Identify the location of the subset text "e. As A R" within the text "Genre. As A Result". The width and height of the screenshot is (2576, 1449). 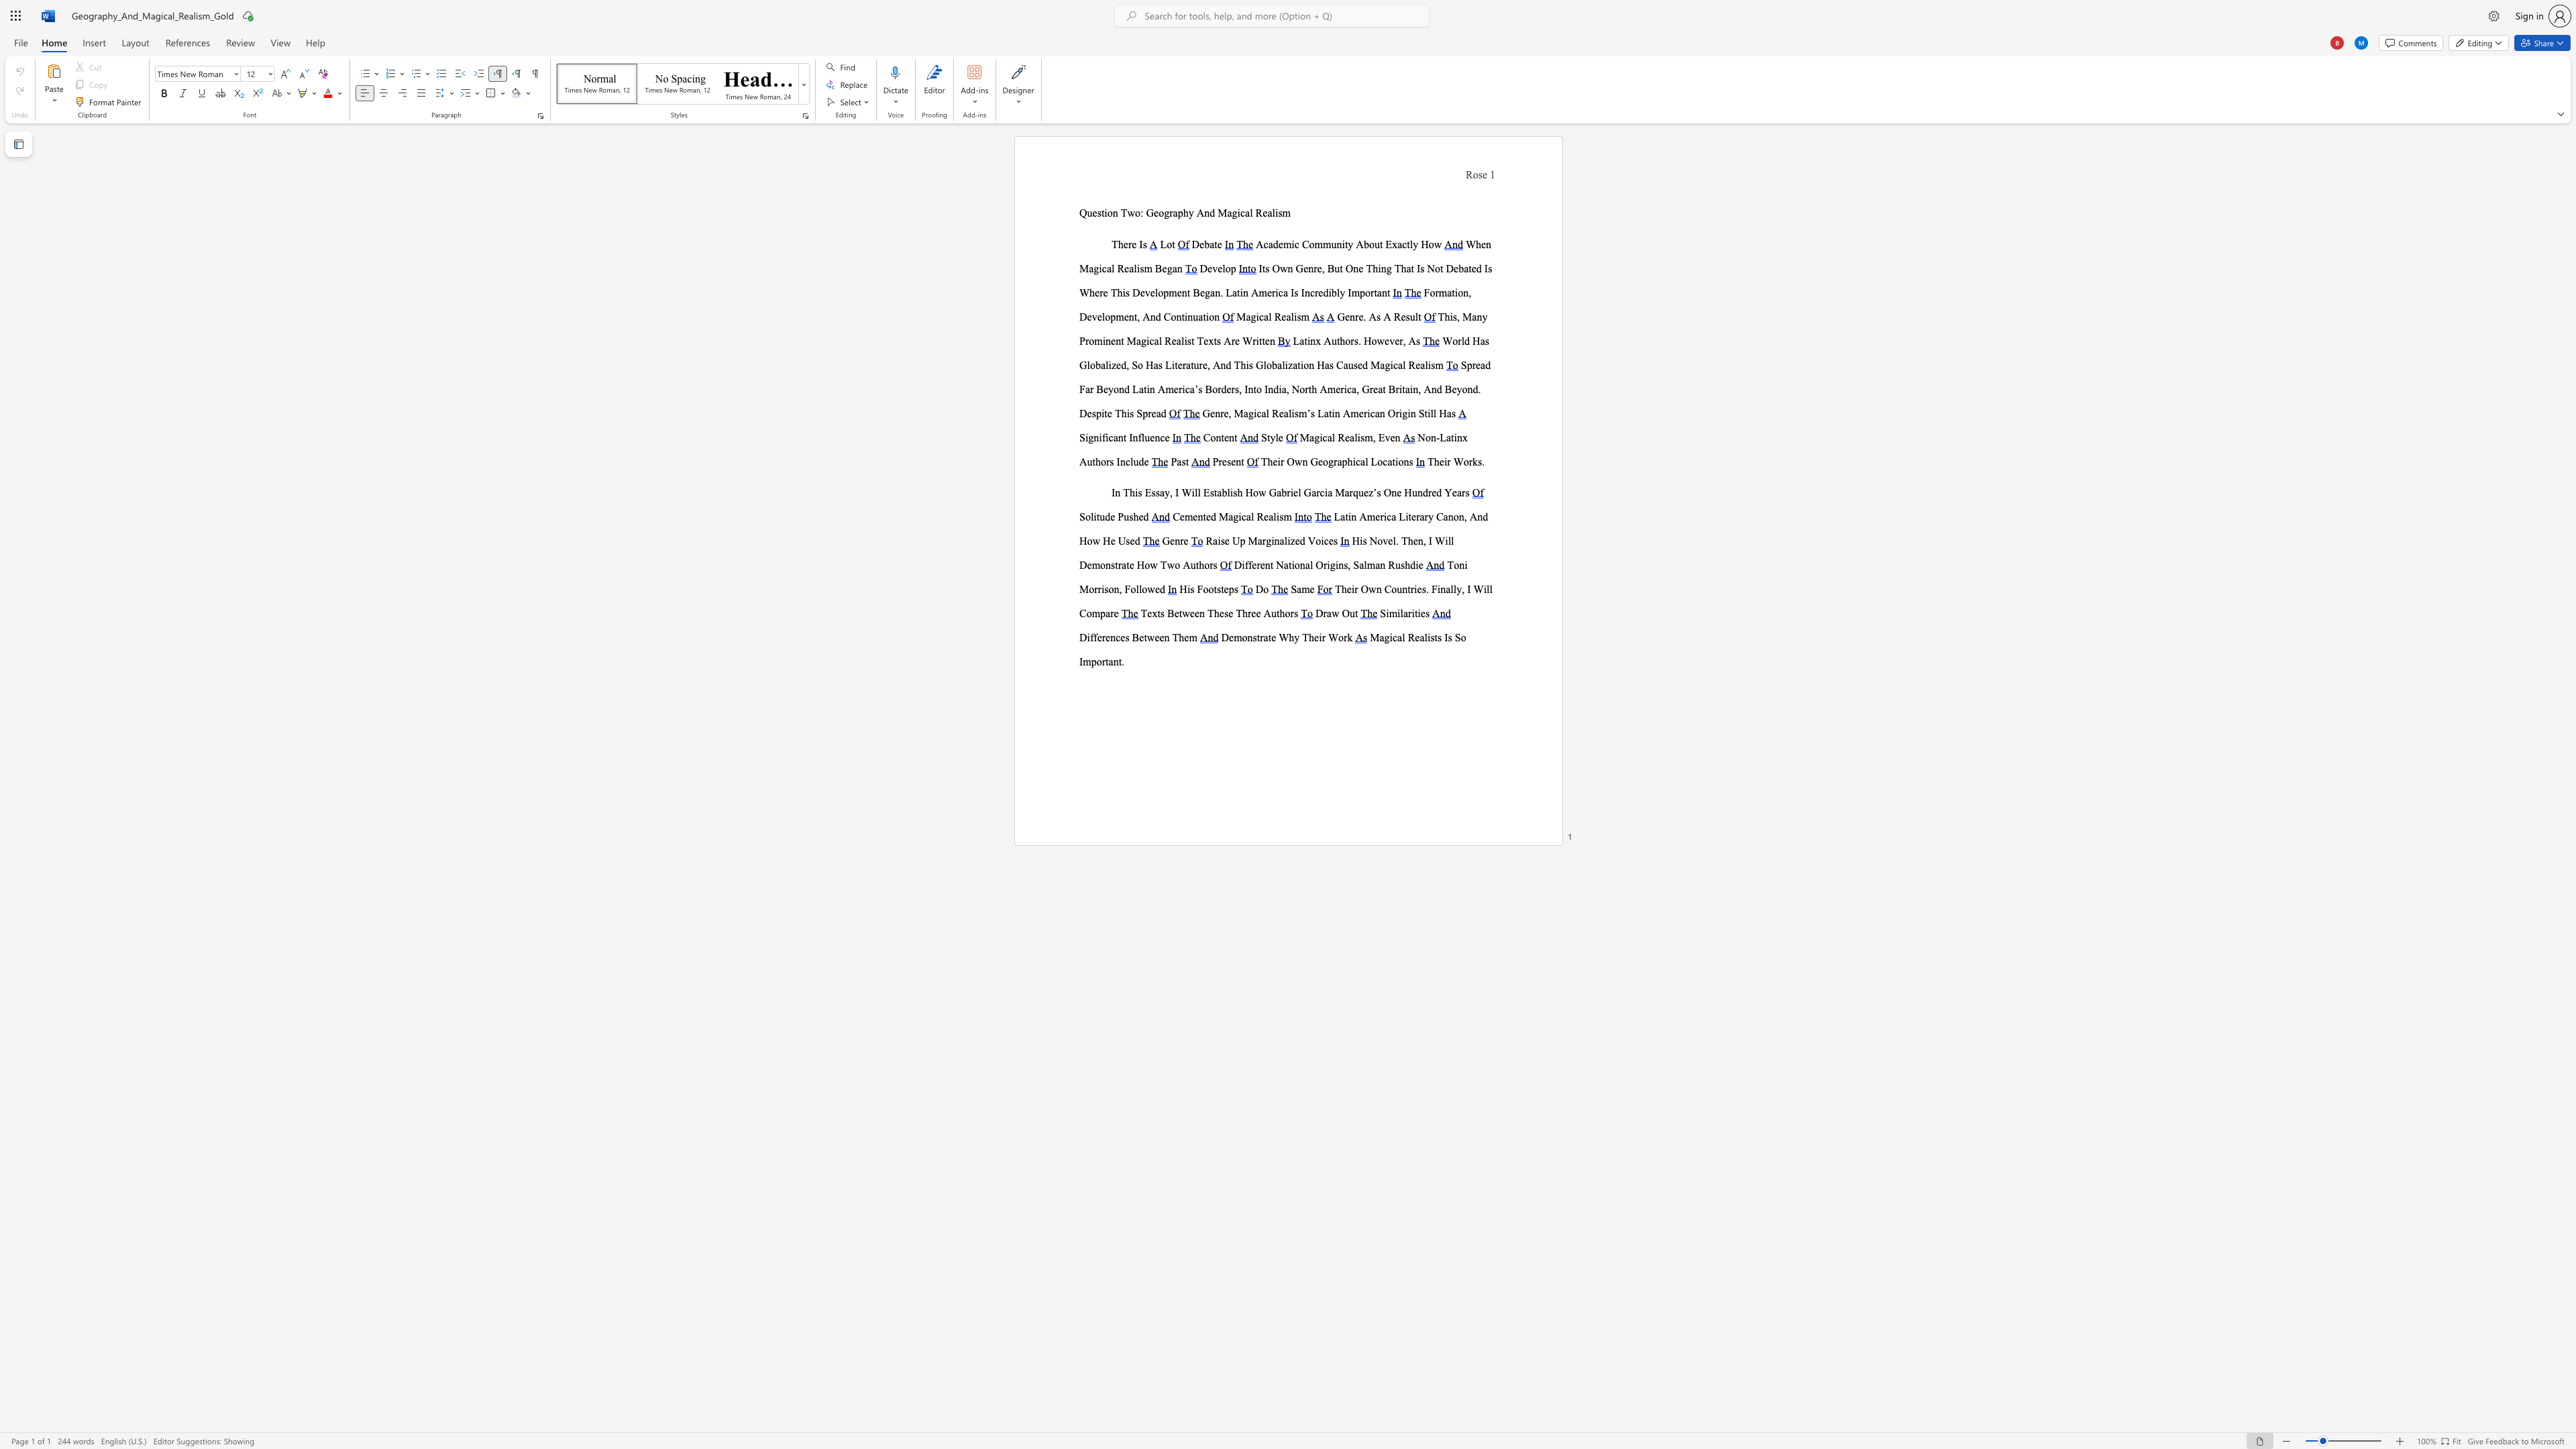
(1357, 316).